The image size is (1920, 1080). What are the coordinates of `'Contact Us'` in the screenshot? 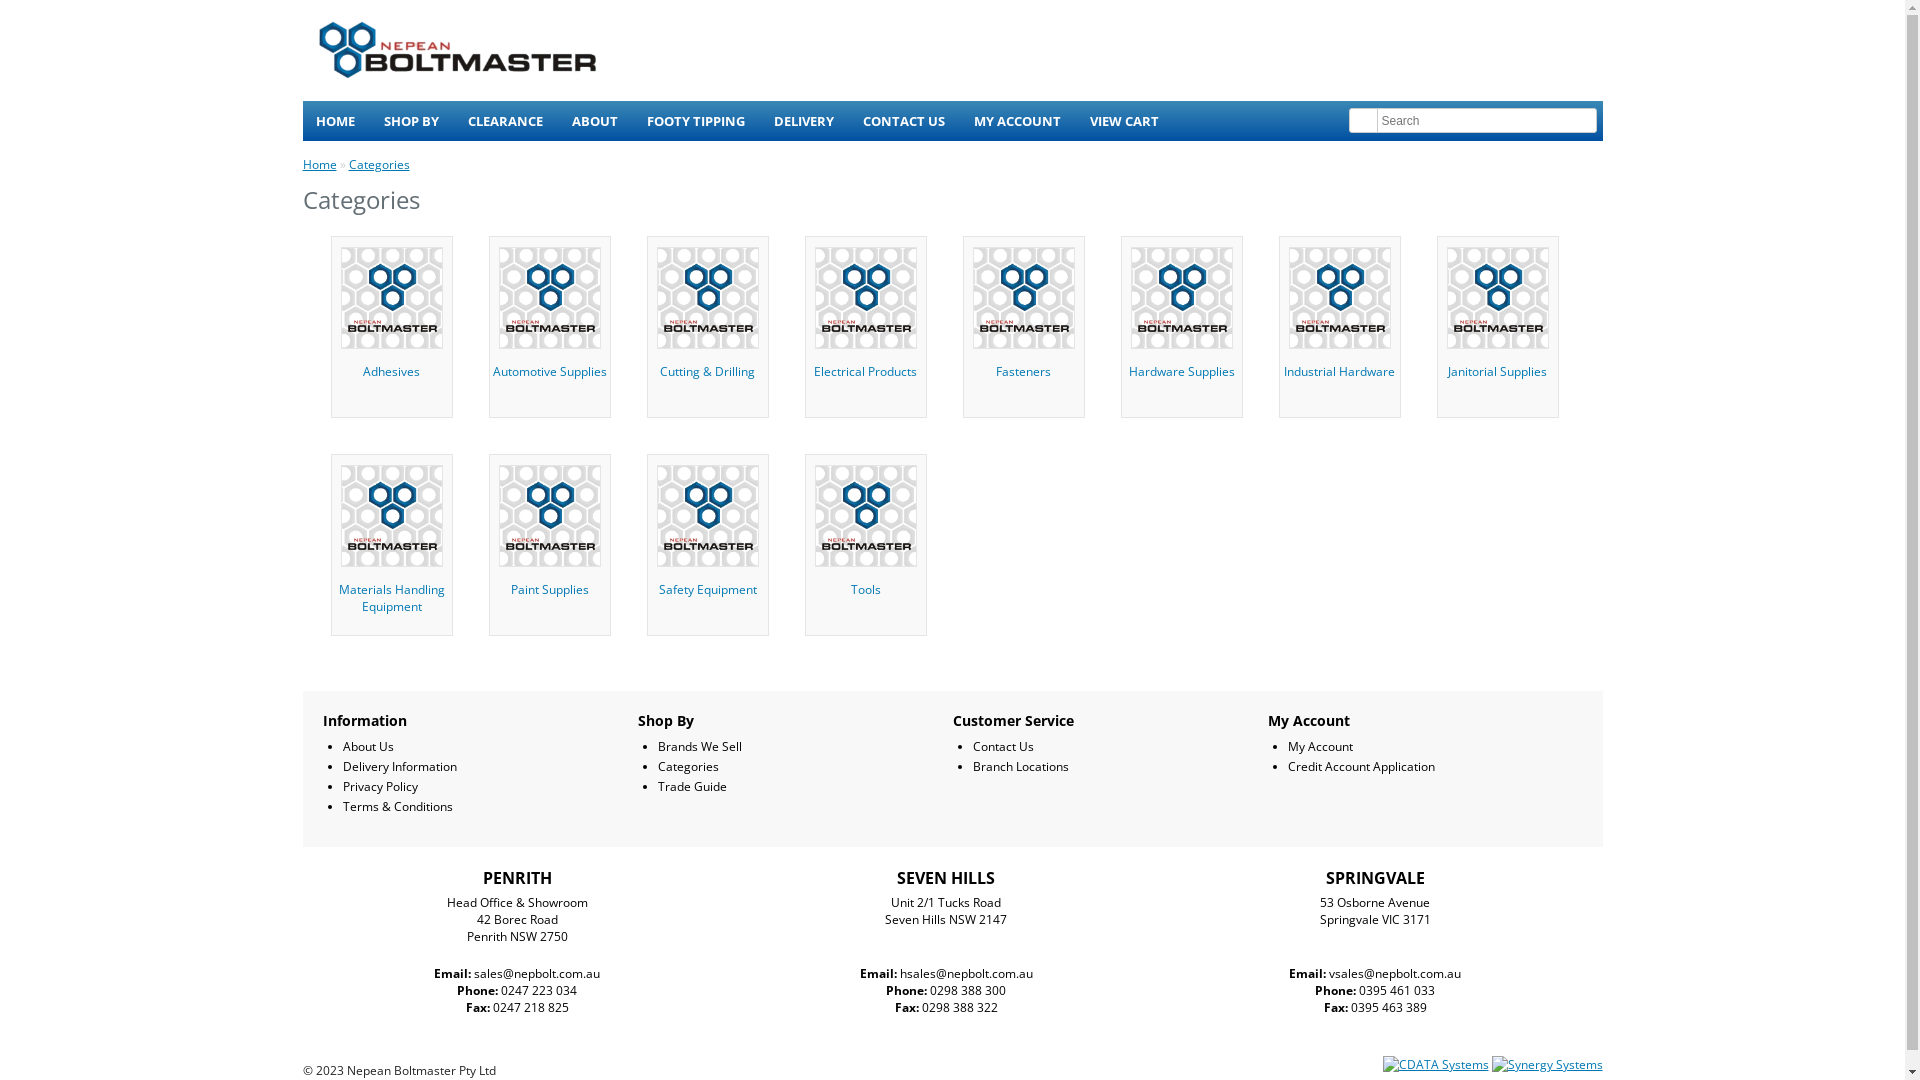 It's located at (971, 746).